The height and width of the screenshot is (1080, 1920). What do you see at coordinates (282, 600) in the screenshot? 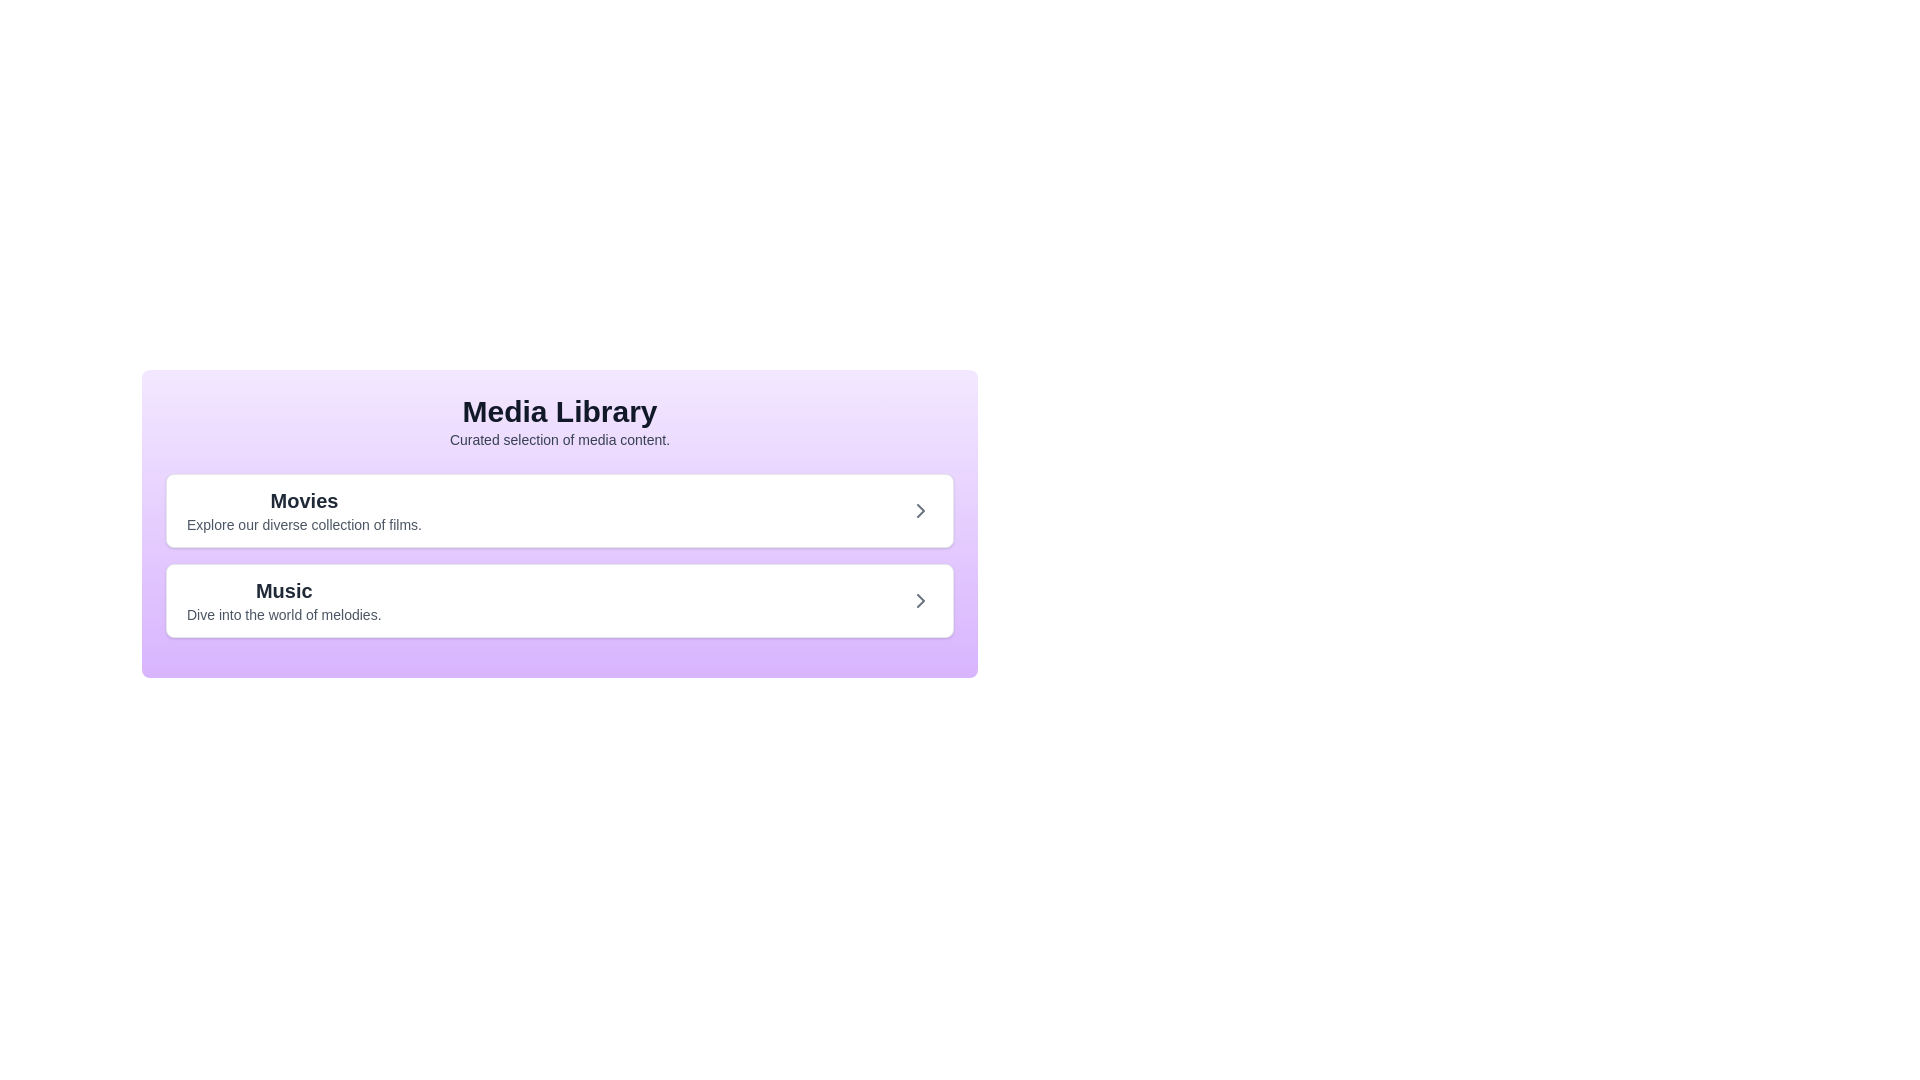
I see `the second item in the media categories list, which is a static text block displaying 'Dive into the world of melodies.'` at bounding box center [282, 600].